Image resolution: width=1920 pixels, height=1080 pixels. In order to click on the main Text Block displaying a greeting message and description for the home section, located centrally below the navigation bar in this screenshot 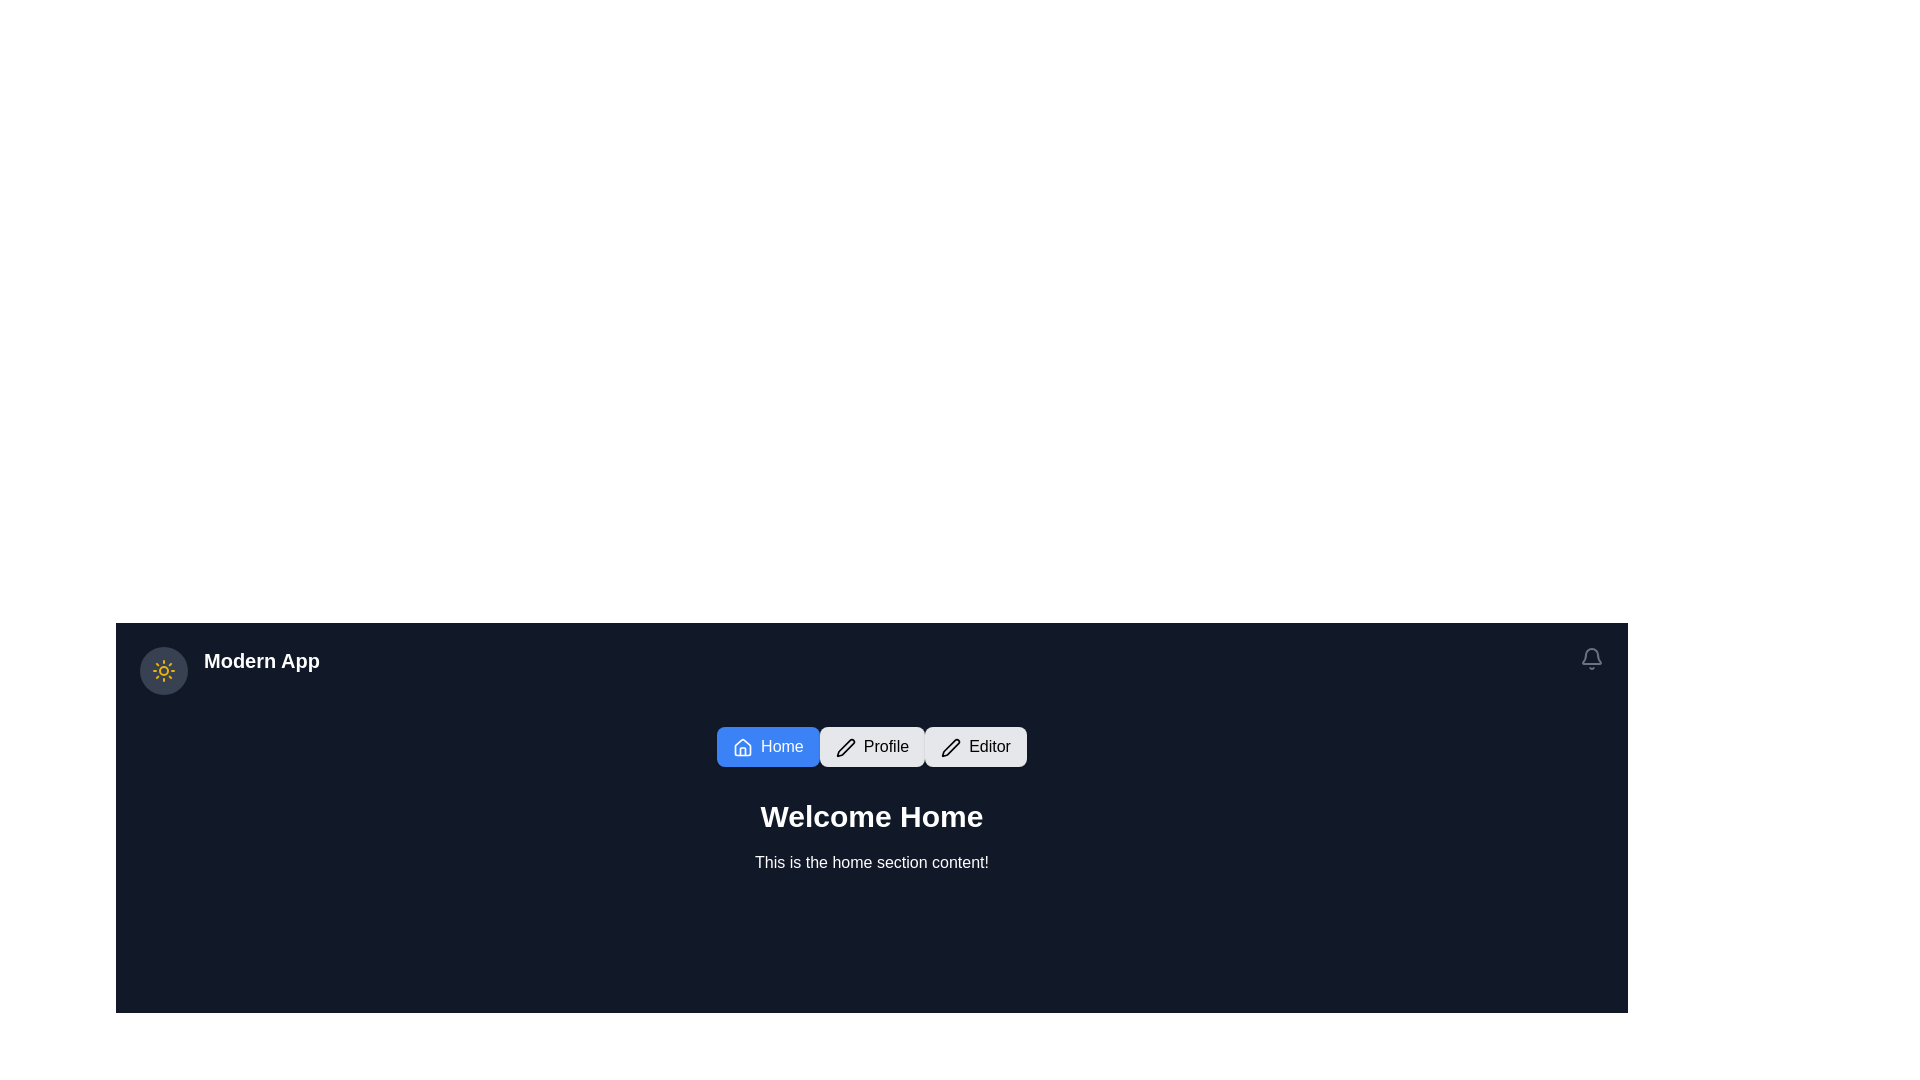, I will do `click(872, 837)`.